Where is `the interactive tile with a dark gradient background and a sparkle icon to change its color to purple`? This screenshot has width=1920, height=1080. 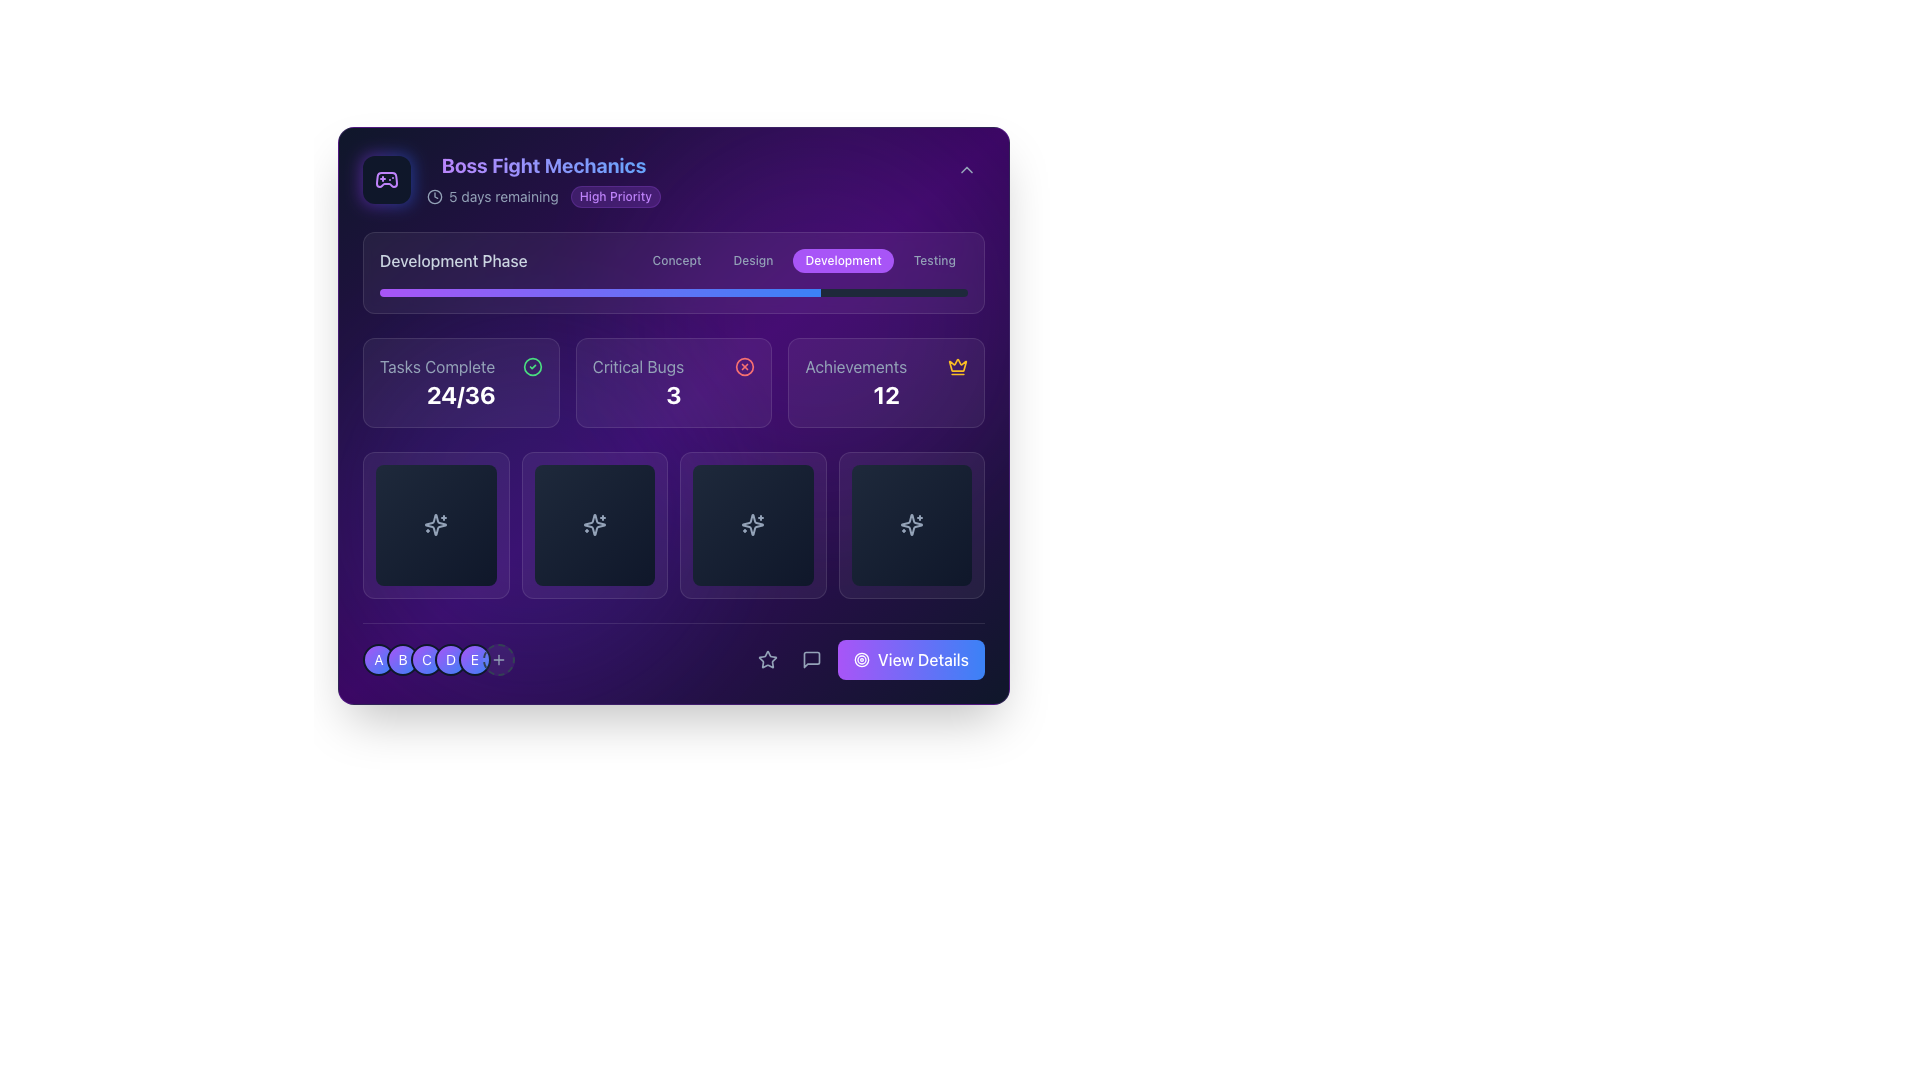
the interactive tile with a dark gradient background and a sparkle icon to change its color to purple is located at coordinates (752, 524).